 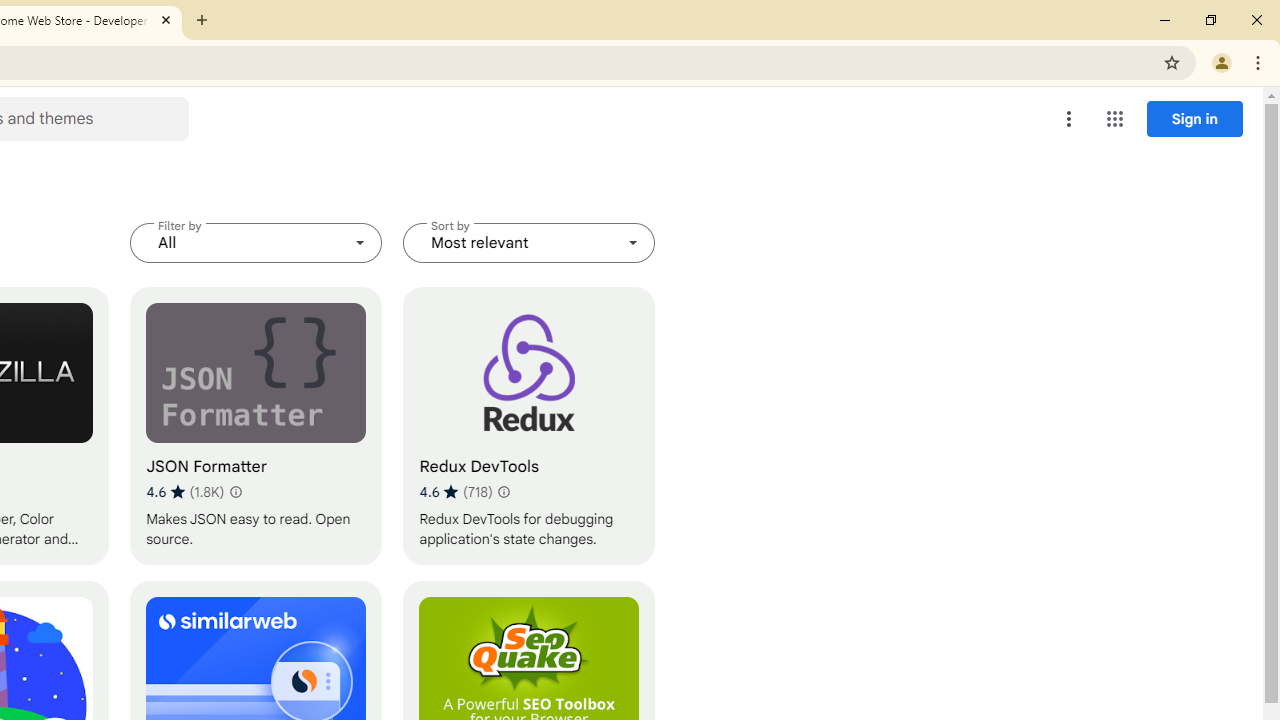 I want to click on 'More options menu', so click(x=1068, y=119).